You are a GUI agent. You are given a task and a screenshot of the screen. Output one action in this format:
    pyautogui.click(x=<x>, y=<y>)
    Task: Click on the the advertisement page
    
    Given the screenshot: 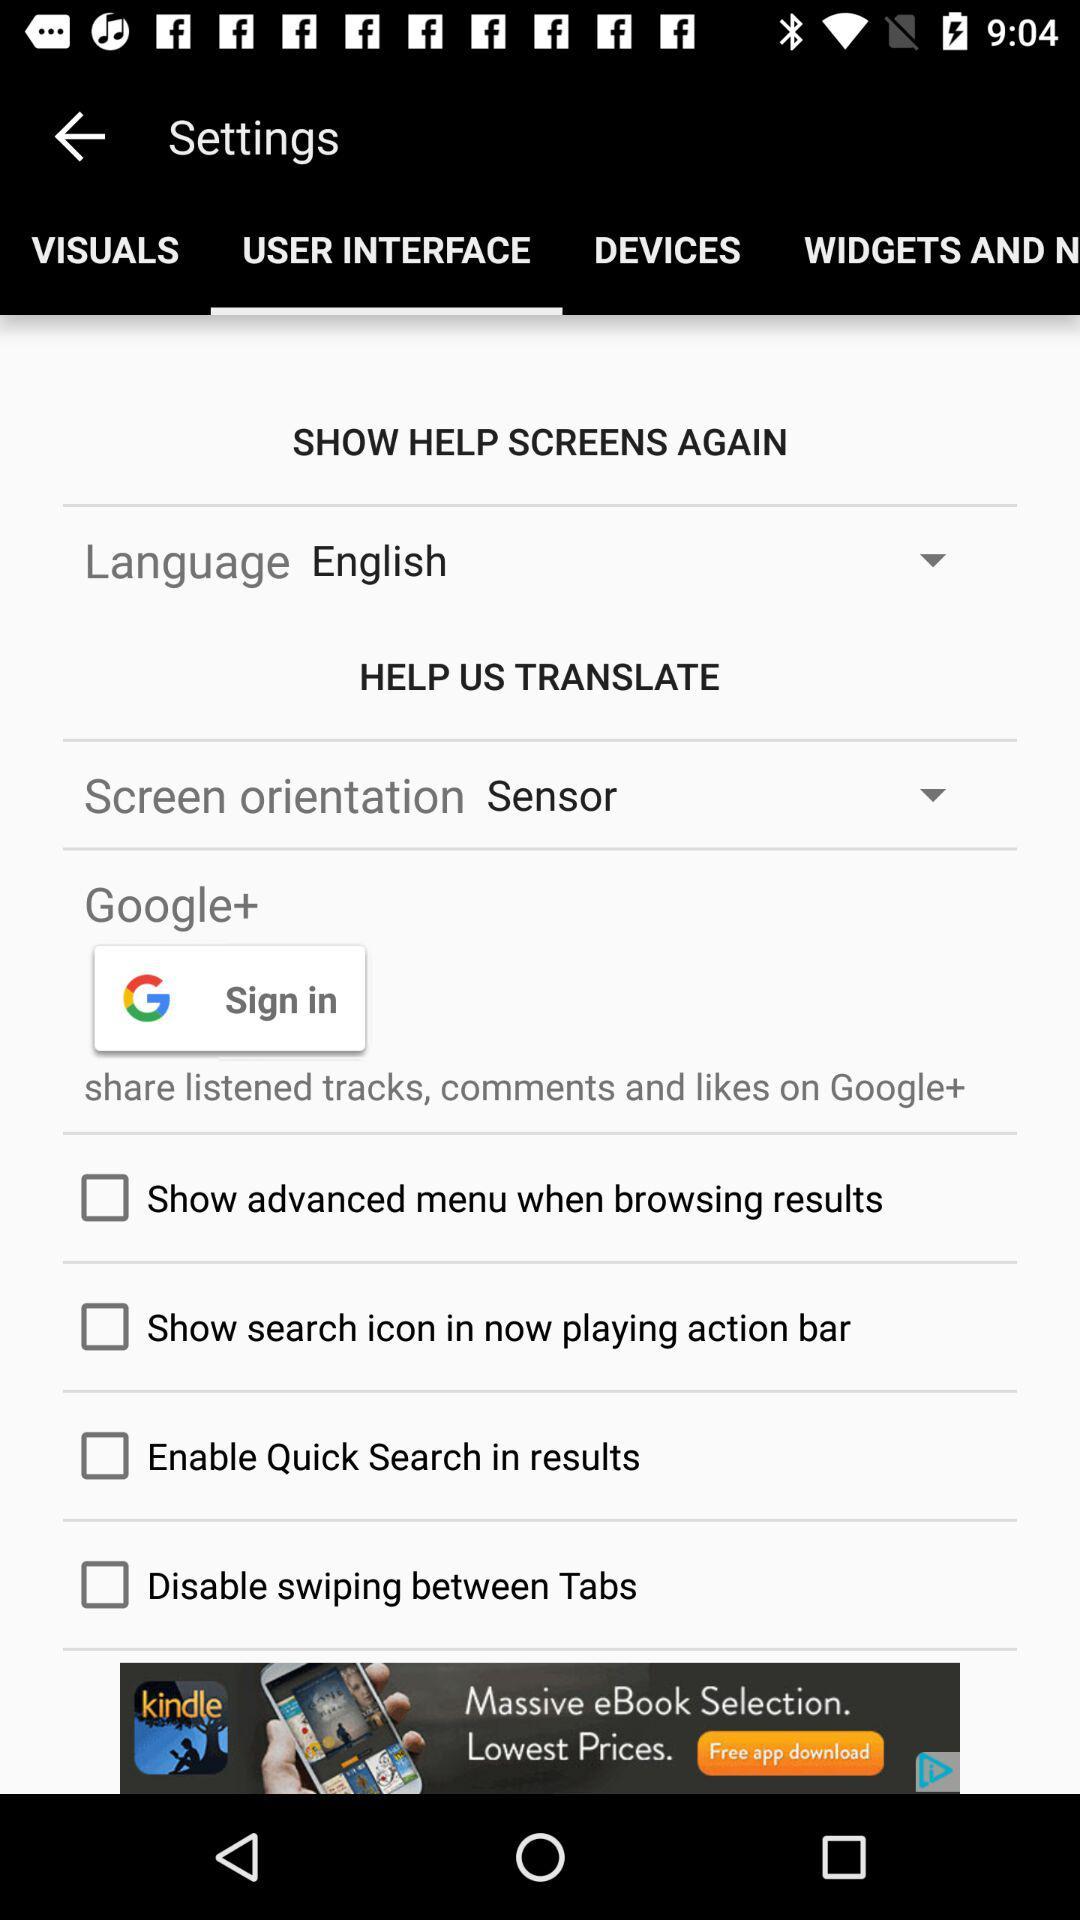 What is the action you would take?
    pyautogui.click(x=540, y=1727)
    